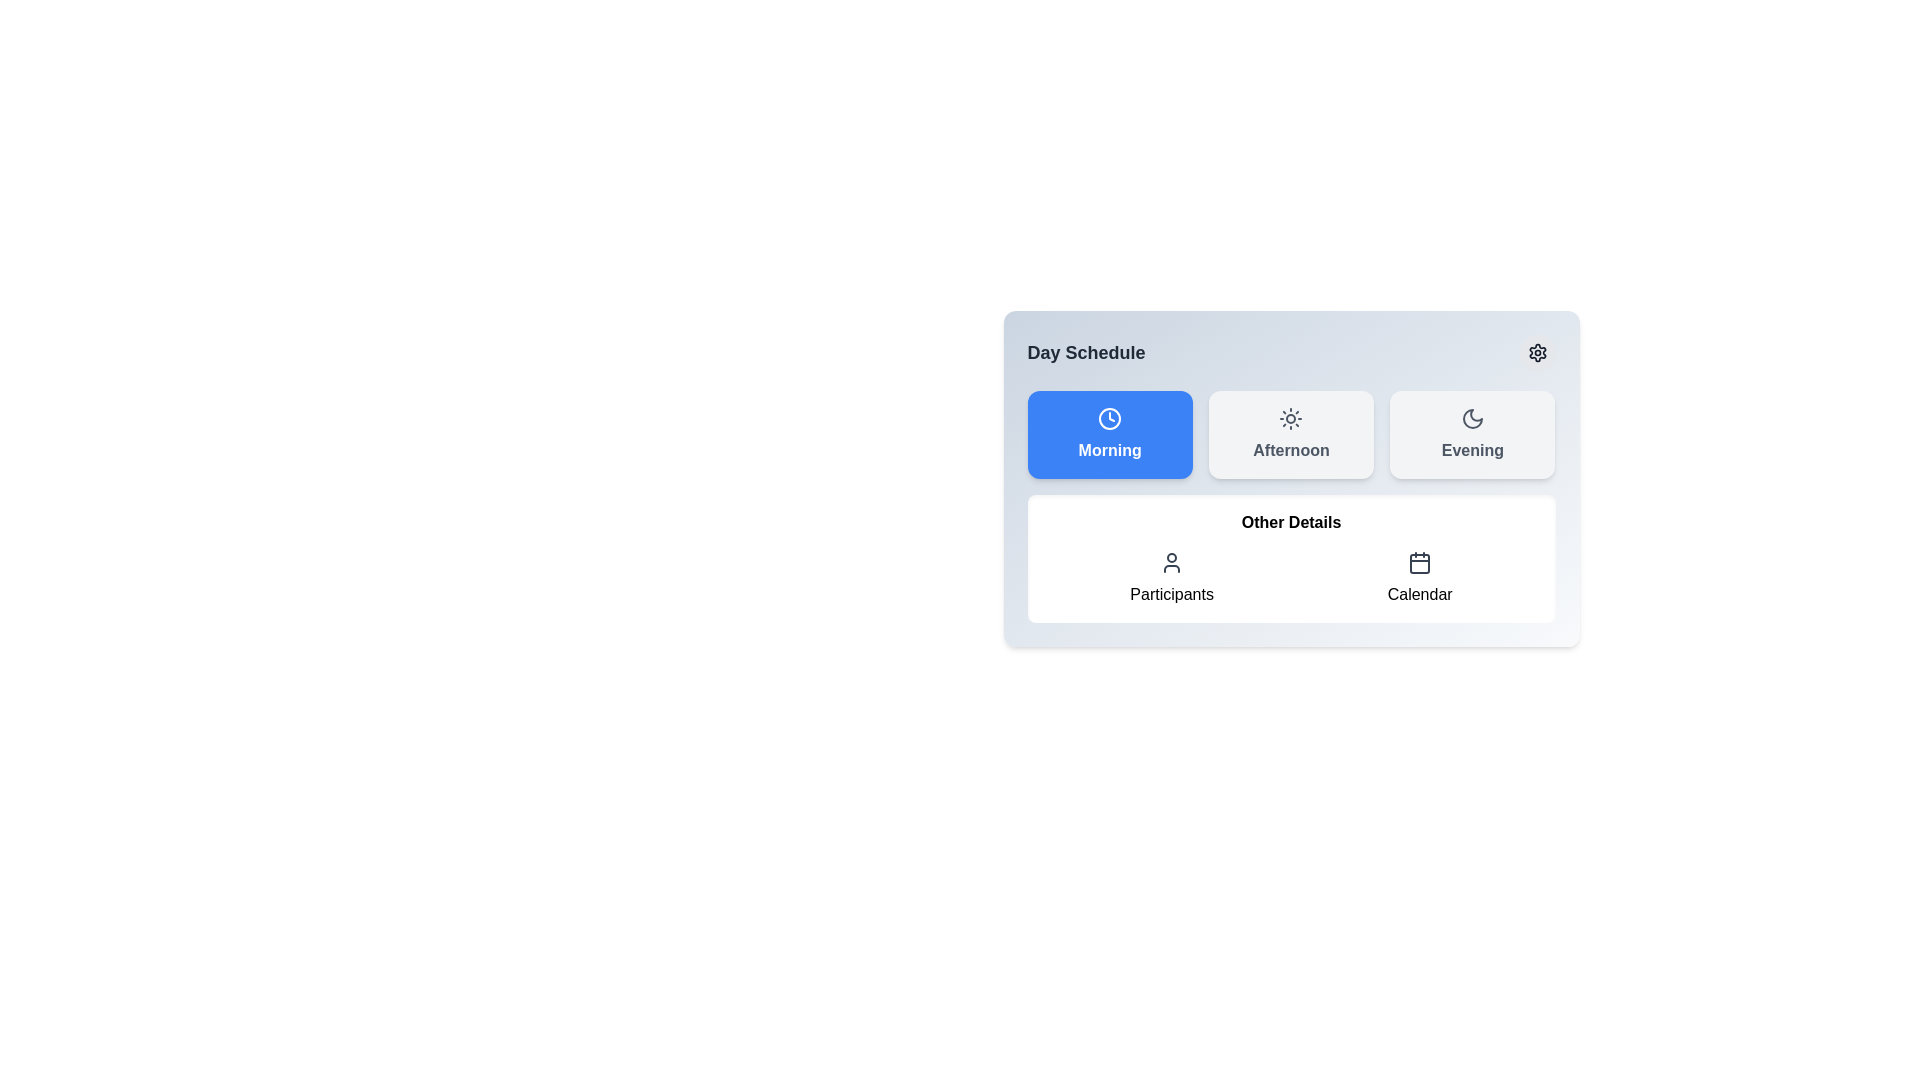  What do you see at coordinates (1419, 593) in the screenshot?
I see `the 'Calendar' text label located at the bottom-right of the 'Other Details' section, which is displayed in a black sans-serif font and positioned below a calendar icon` at bounding box center [1419, 593].